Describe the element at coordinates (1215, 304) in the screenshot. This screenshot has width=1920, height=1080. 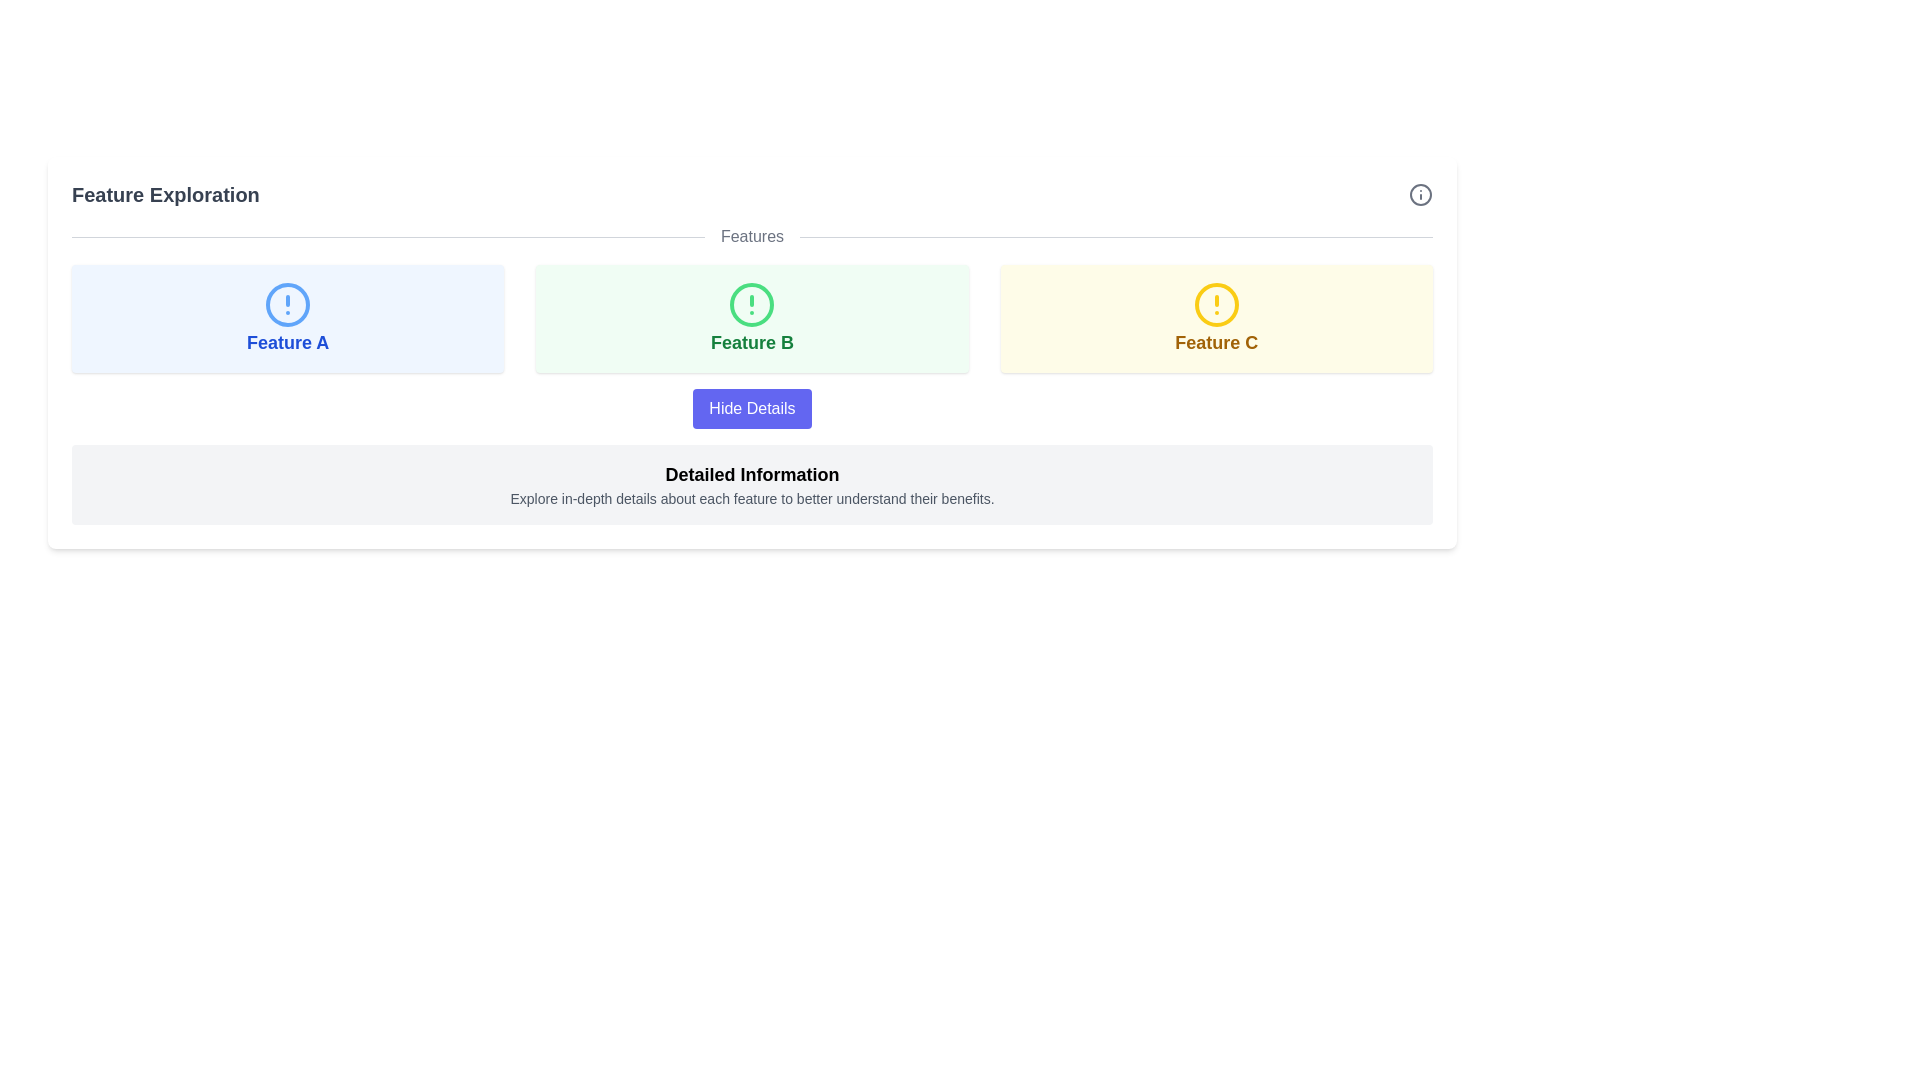
I see `the circular graphic element of the alert icon for 'Feature C'` at that location.